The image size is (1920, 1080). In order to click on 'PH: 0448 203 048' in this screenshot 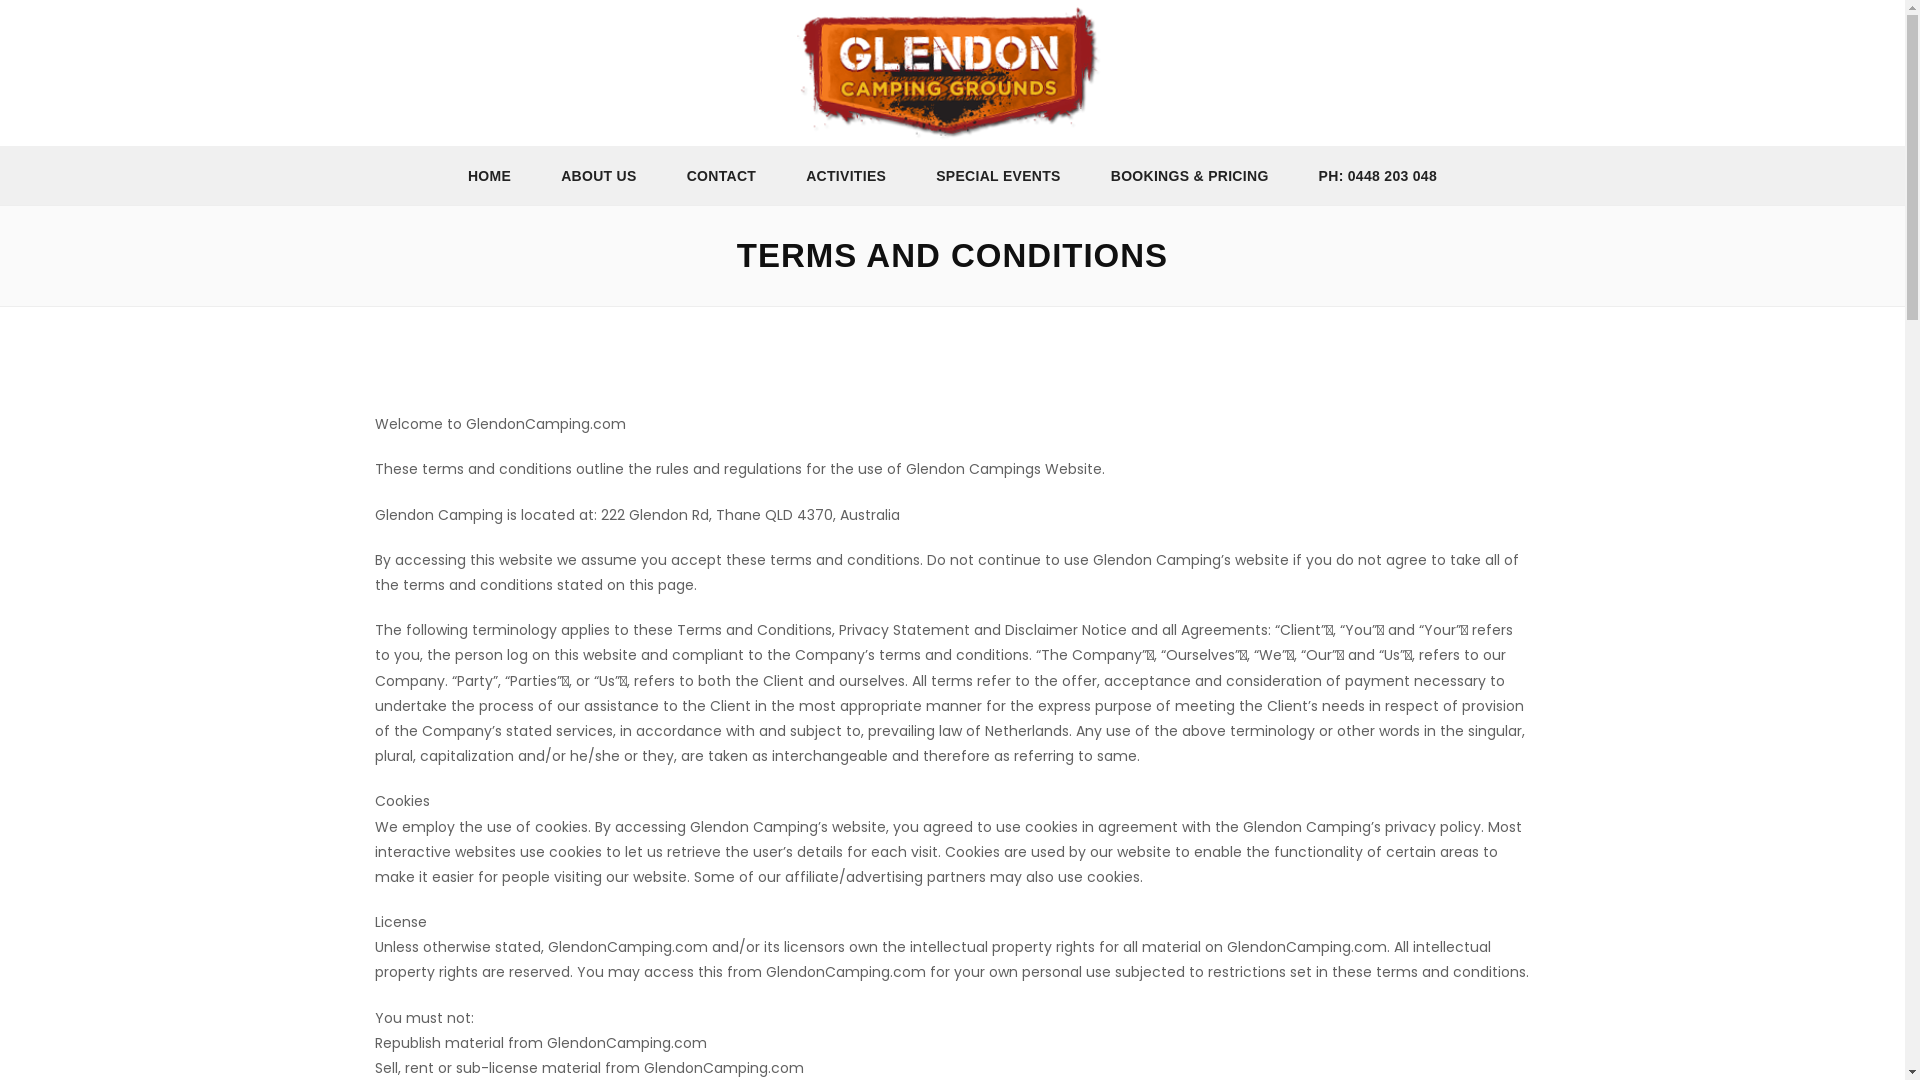, I will do `click(1376, 174)`.